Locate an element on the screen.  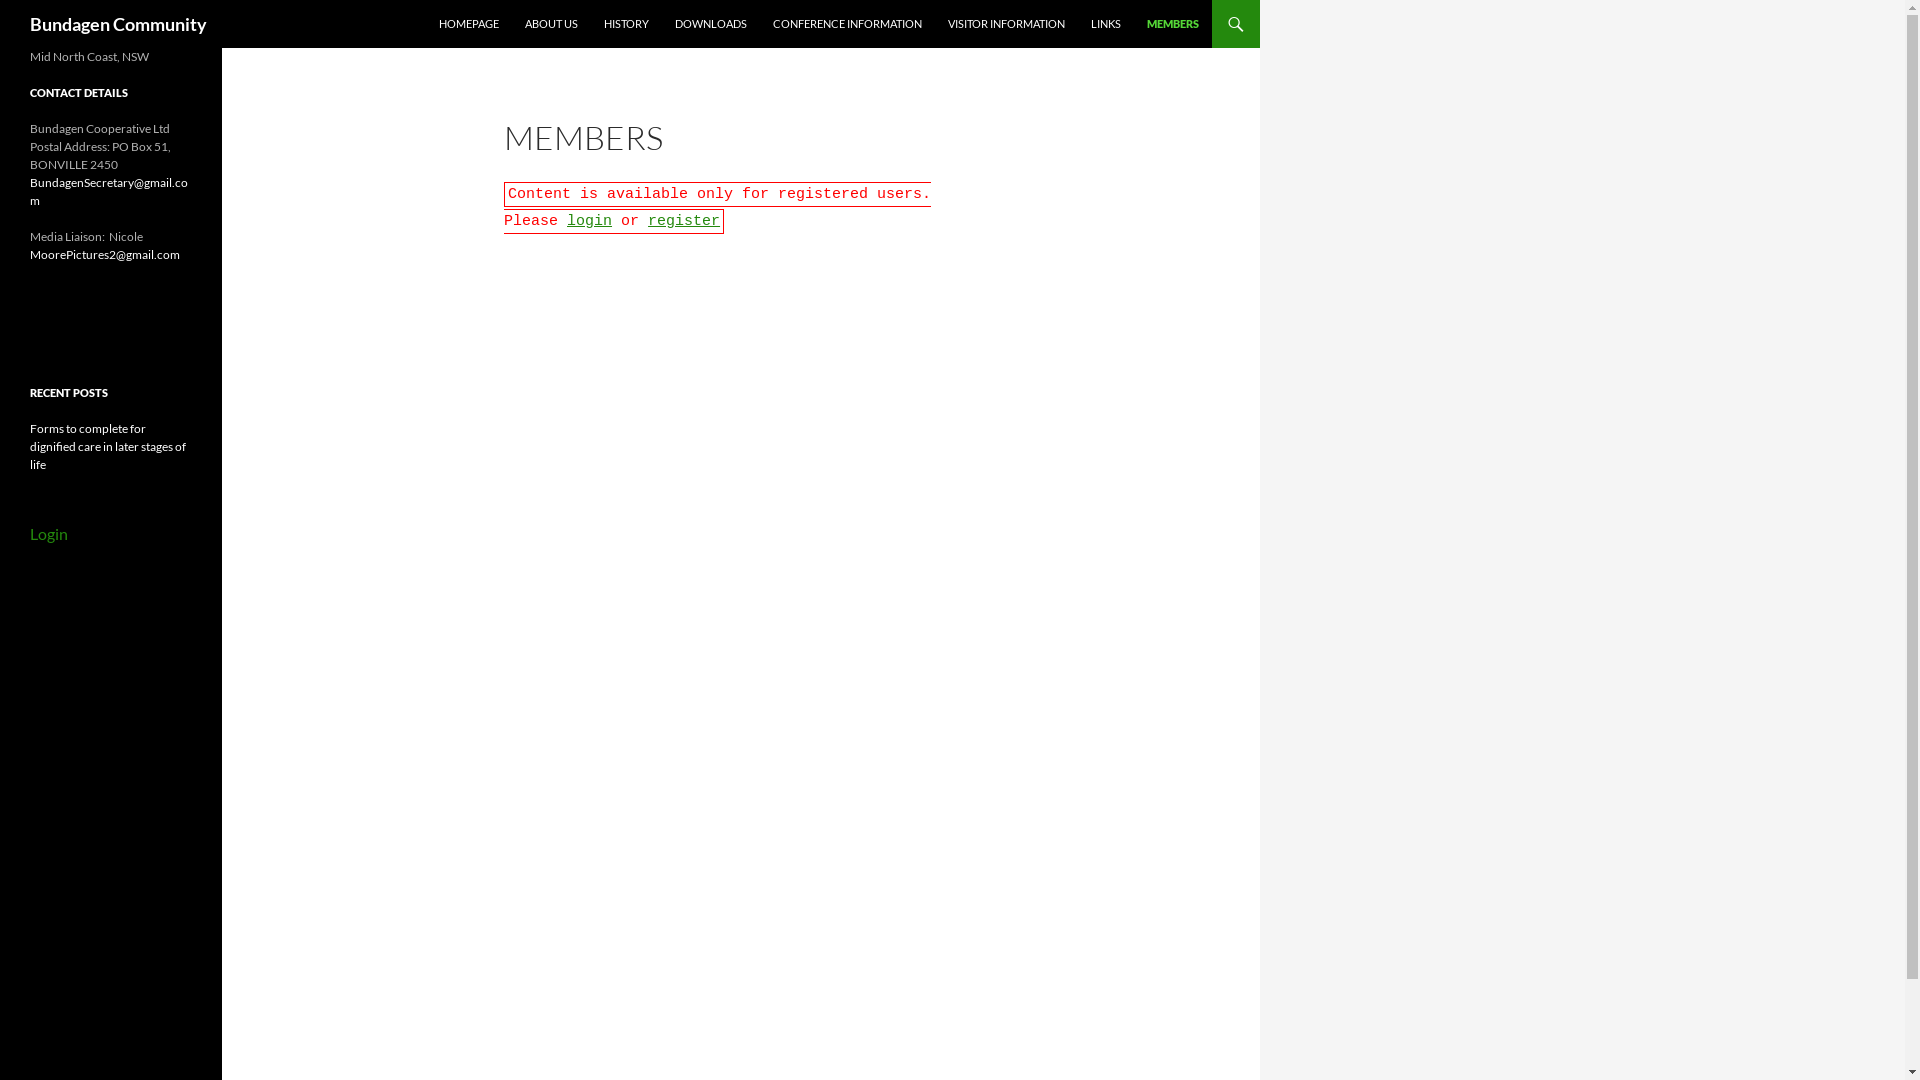
'MoorePictures2@gmail.com' is located at coordinates (104, 253).